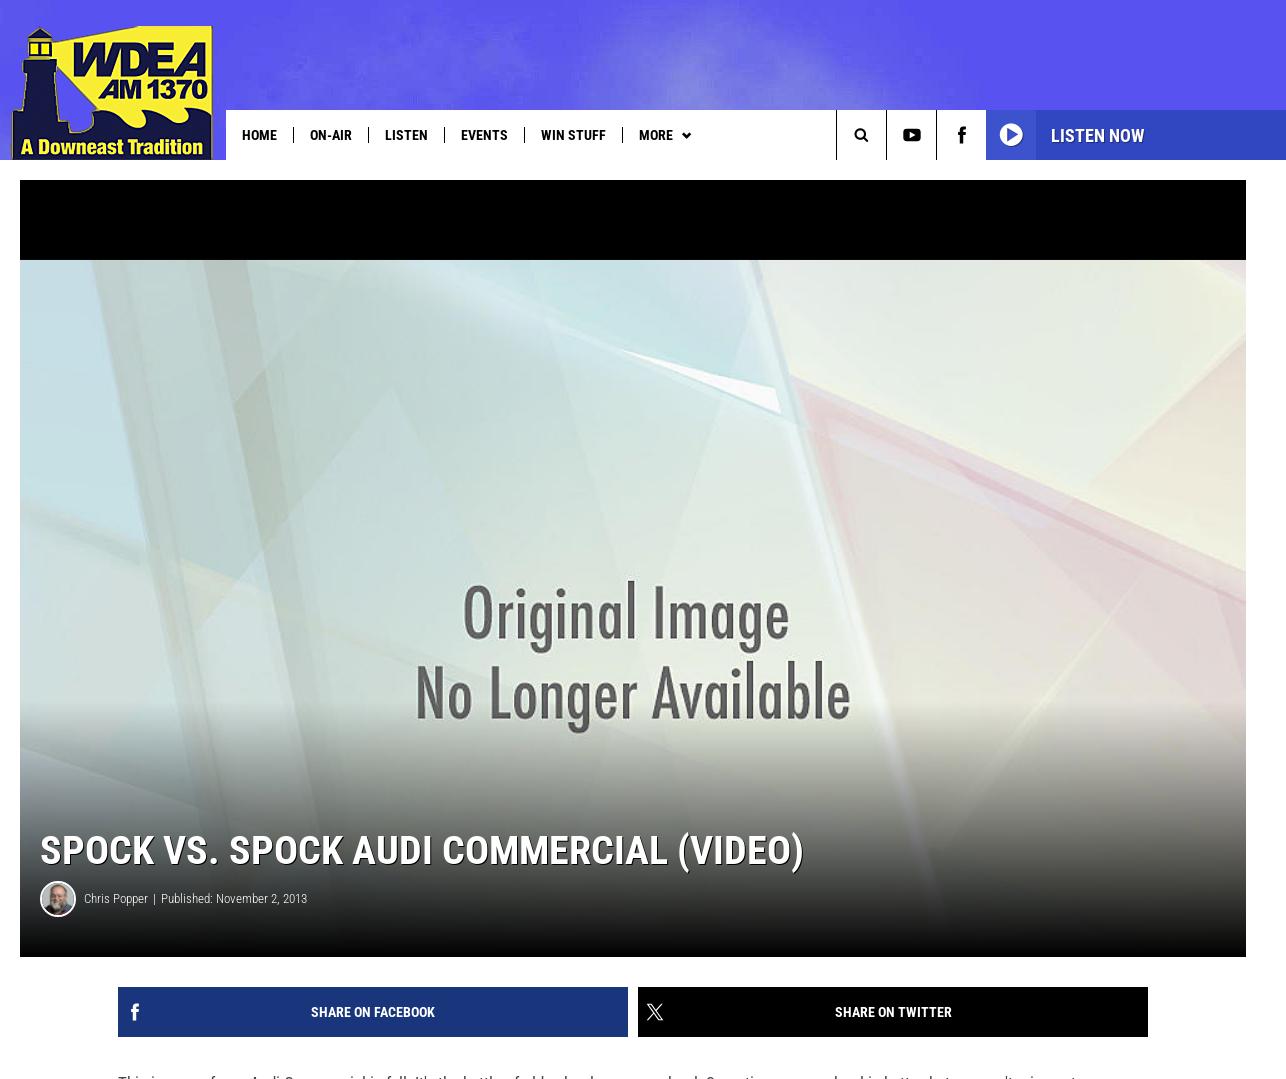 Image resolution: width=1286 pixels, height=1079 pixels. What do you see at coordinates (405, 133) in the screenshot?
I see `'Listen'` at bounding box center [405, 133].